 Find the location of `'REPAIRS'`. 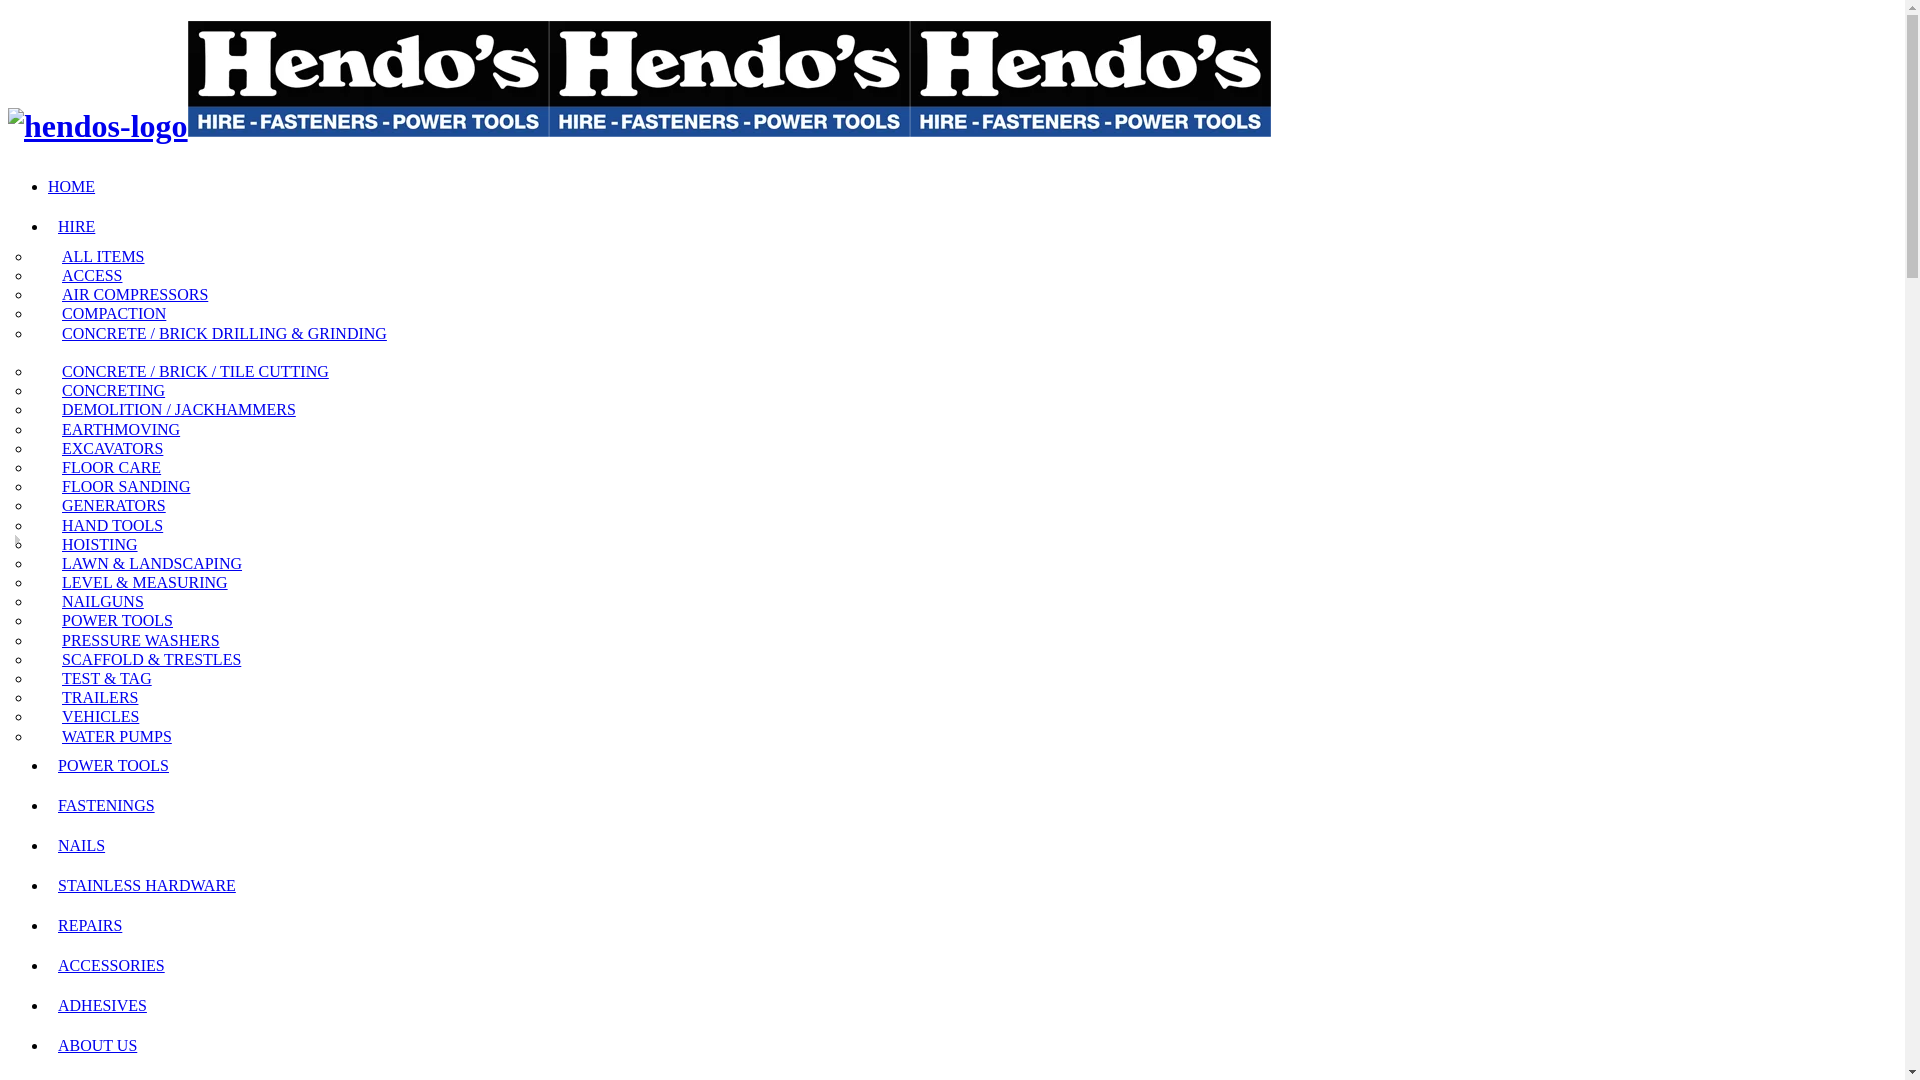

'REPAIRS' is located at coordinates (89, 925).